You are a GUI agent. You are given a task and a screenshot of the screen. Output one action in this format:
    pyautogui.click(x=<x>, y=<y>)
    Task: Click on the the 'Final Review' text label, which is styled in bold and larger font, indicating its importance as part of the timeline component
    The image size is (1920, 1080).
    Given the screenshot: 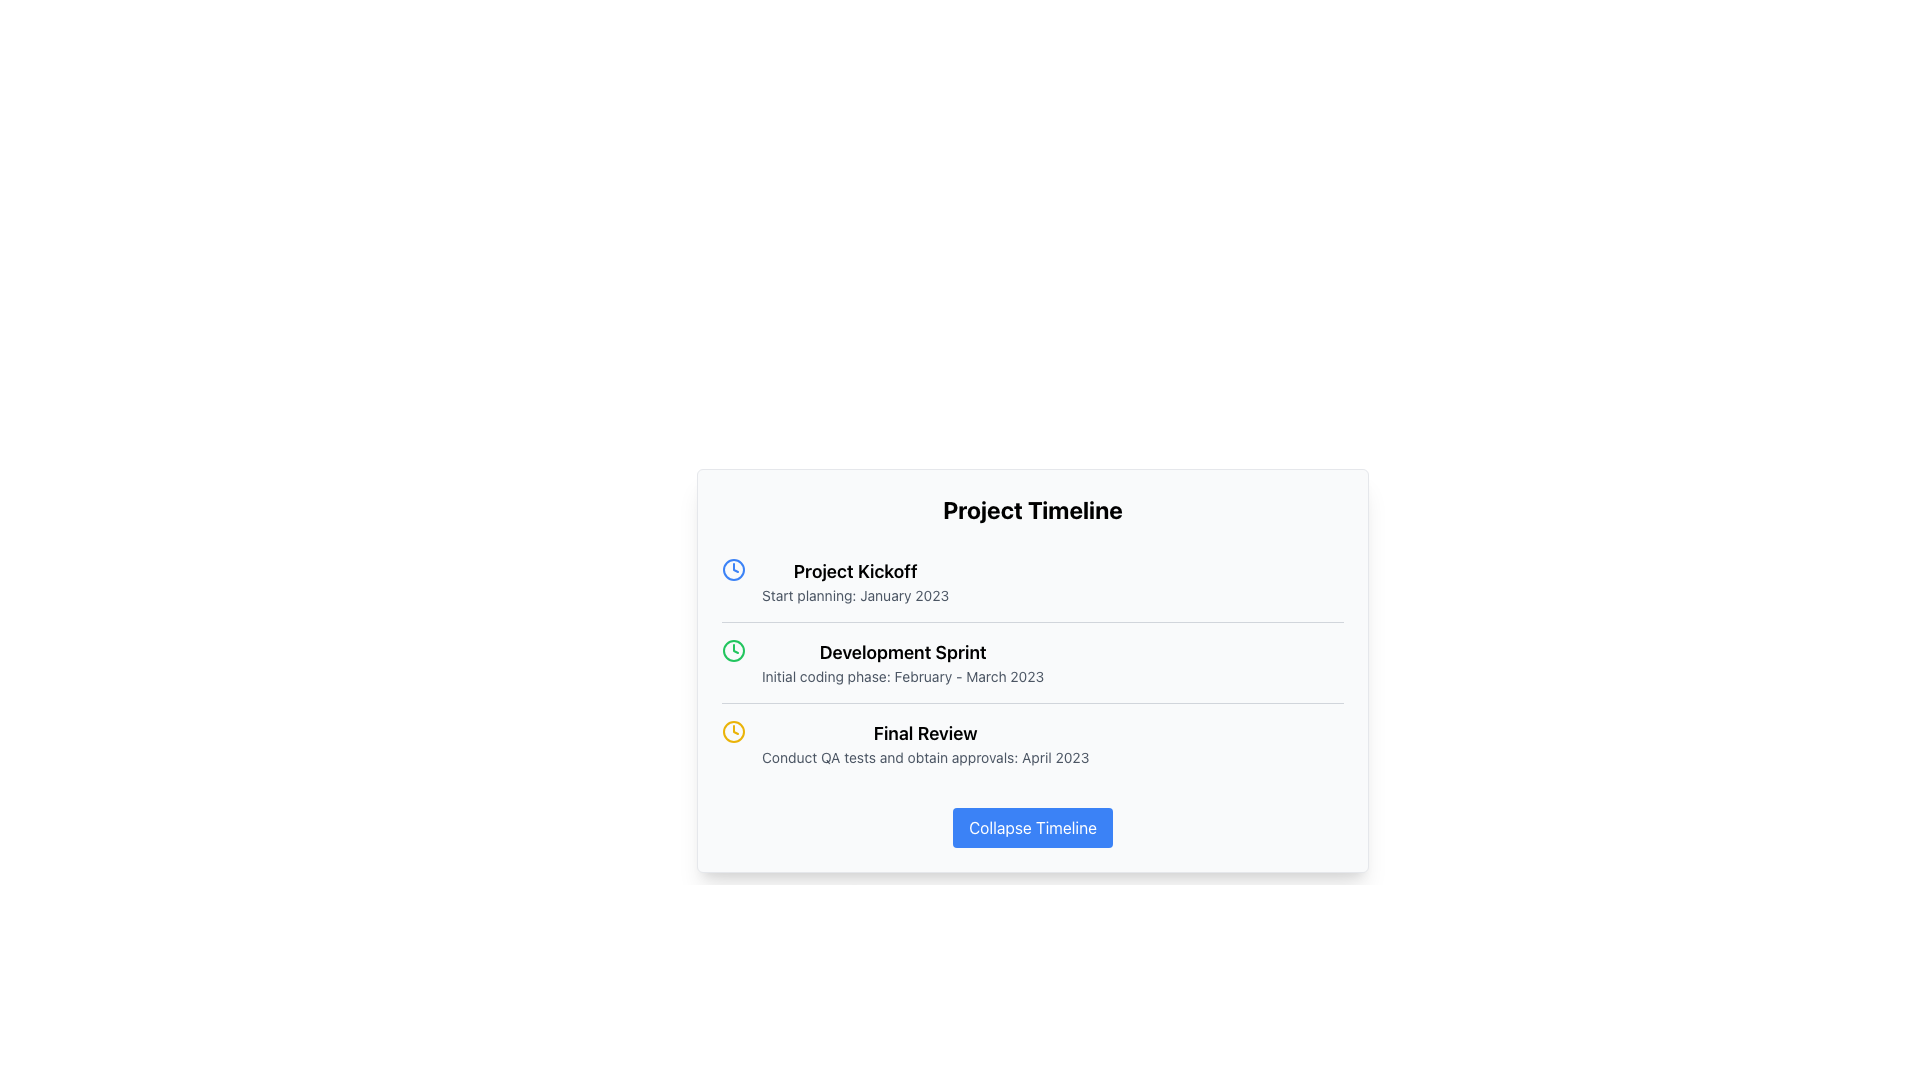 What is the action you would take?
    pyautogui.click(x=924, y=733)
    